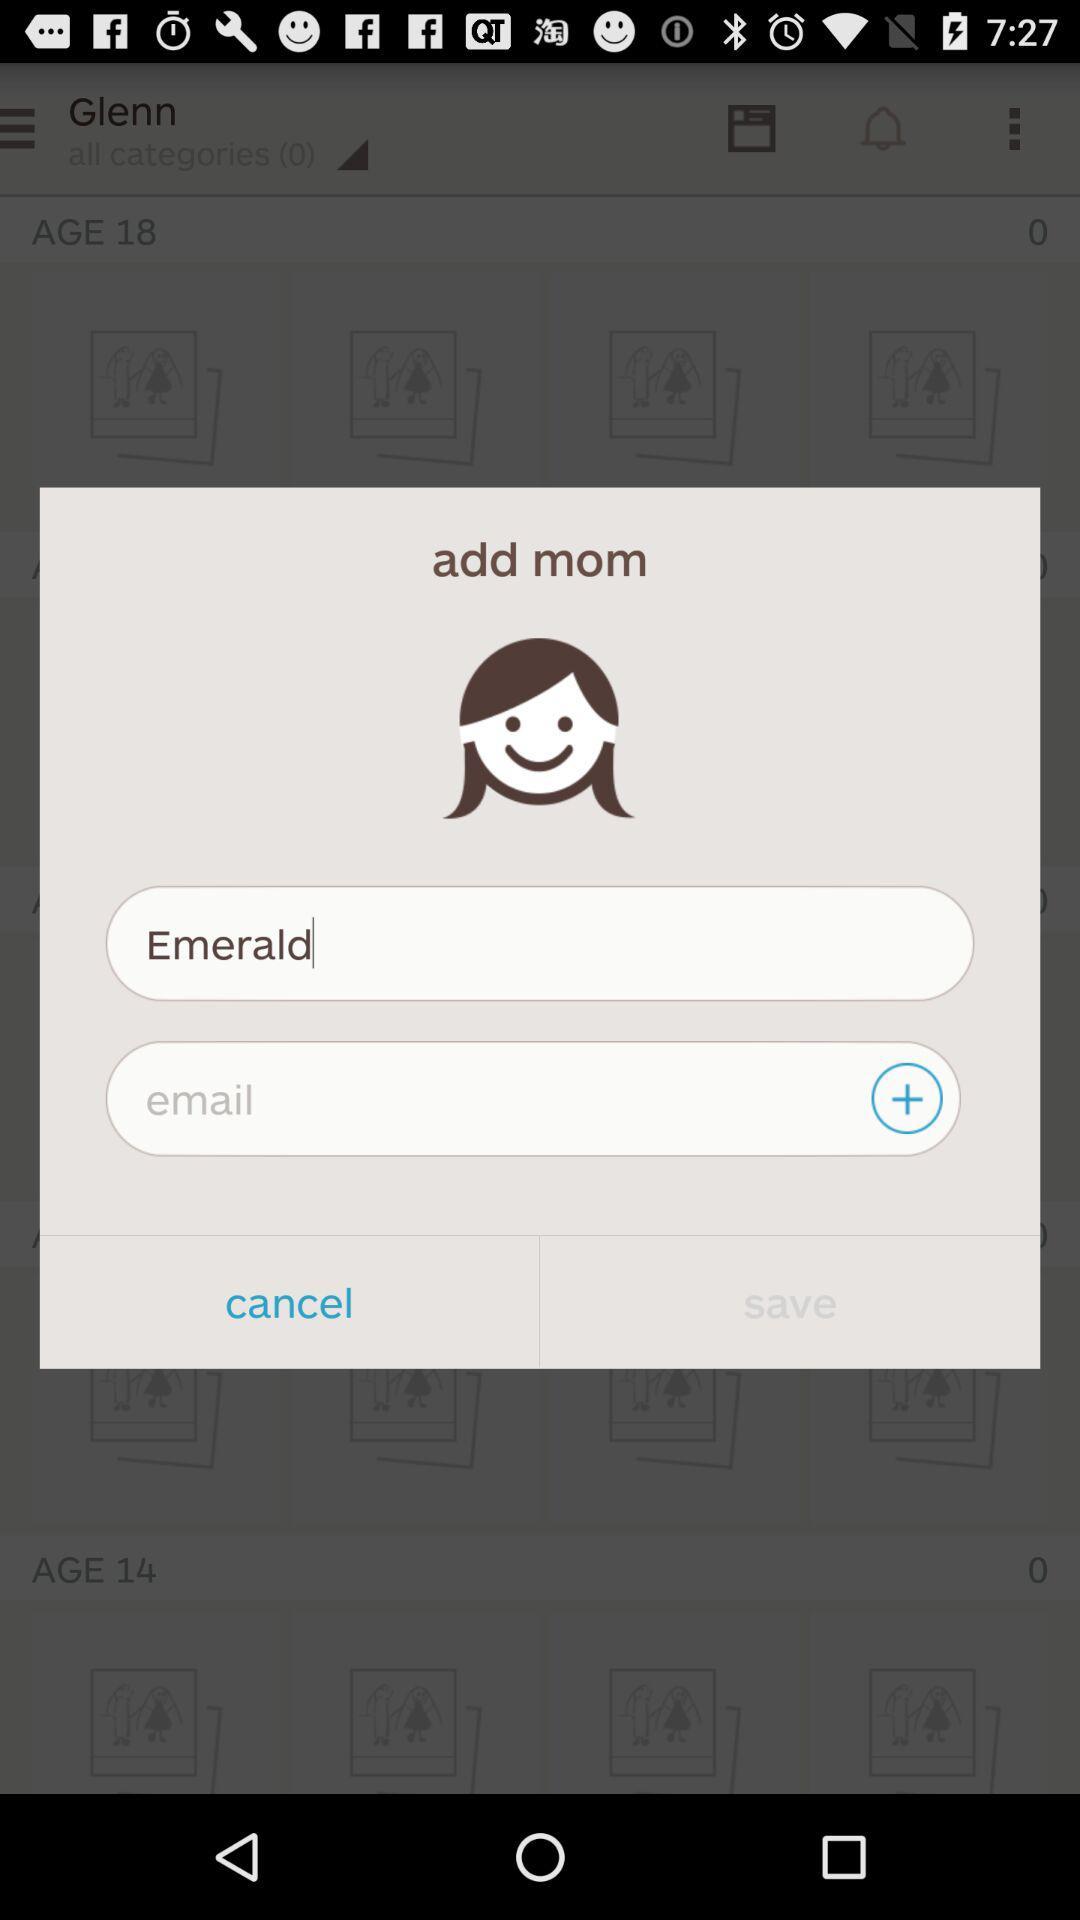 Image resolution: width=1080 pixels, height=1920 pixels. What do you see at coordinates (909, 1097) in the screenshot?
I see `the item below emerald item` at bounding box center [909, 1097].